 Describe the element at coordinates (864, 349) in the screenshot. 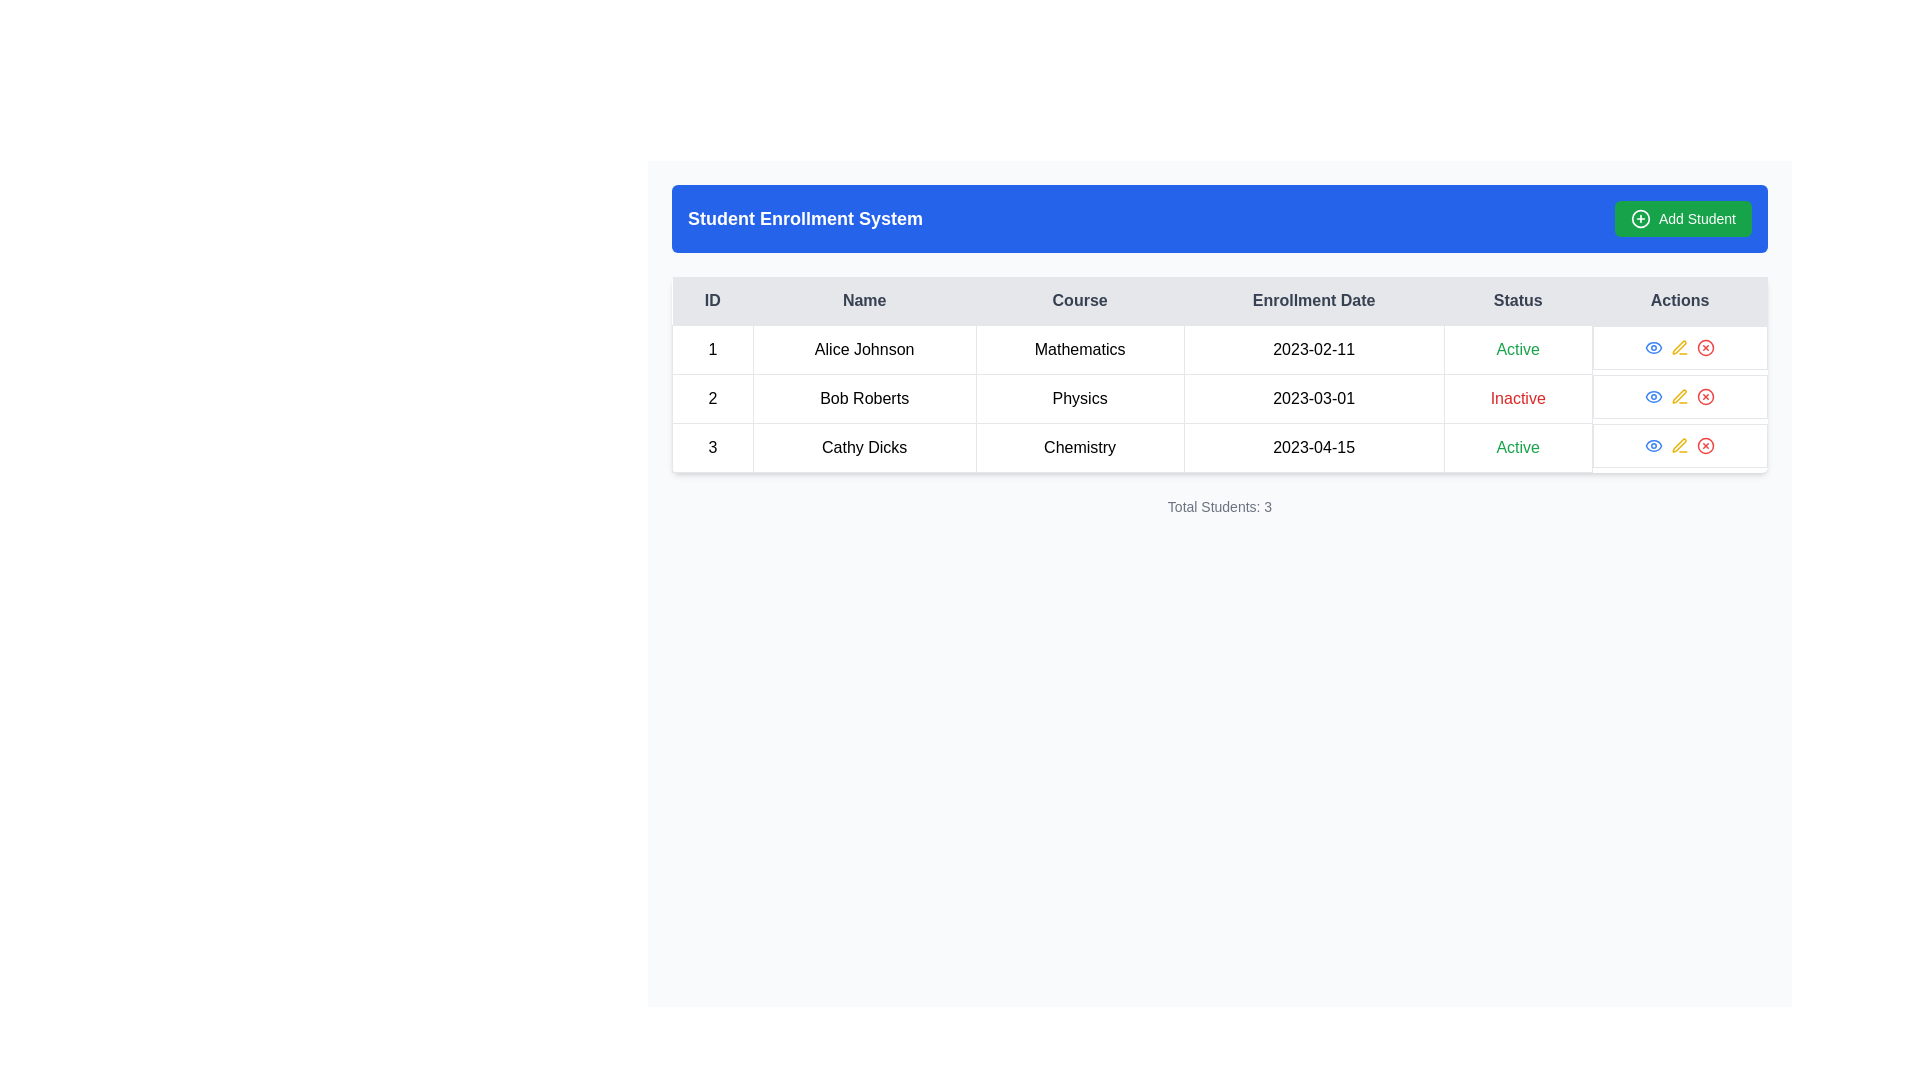

I see `the text label displaying 'Alice Johnson', which is bold and centered within its table cell` at that location.